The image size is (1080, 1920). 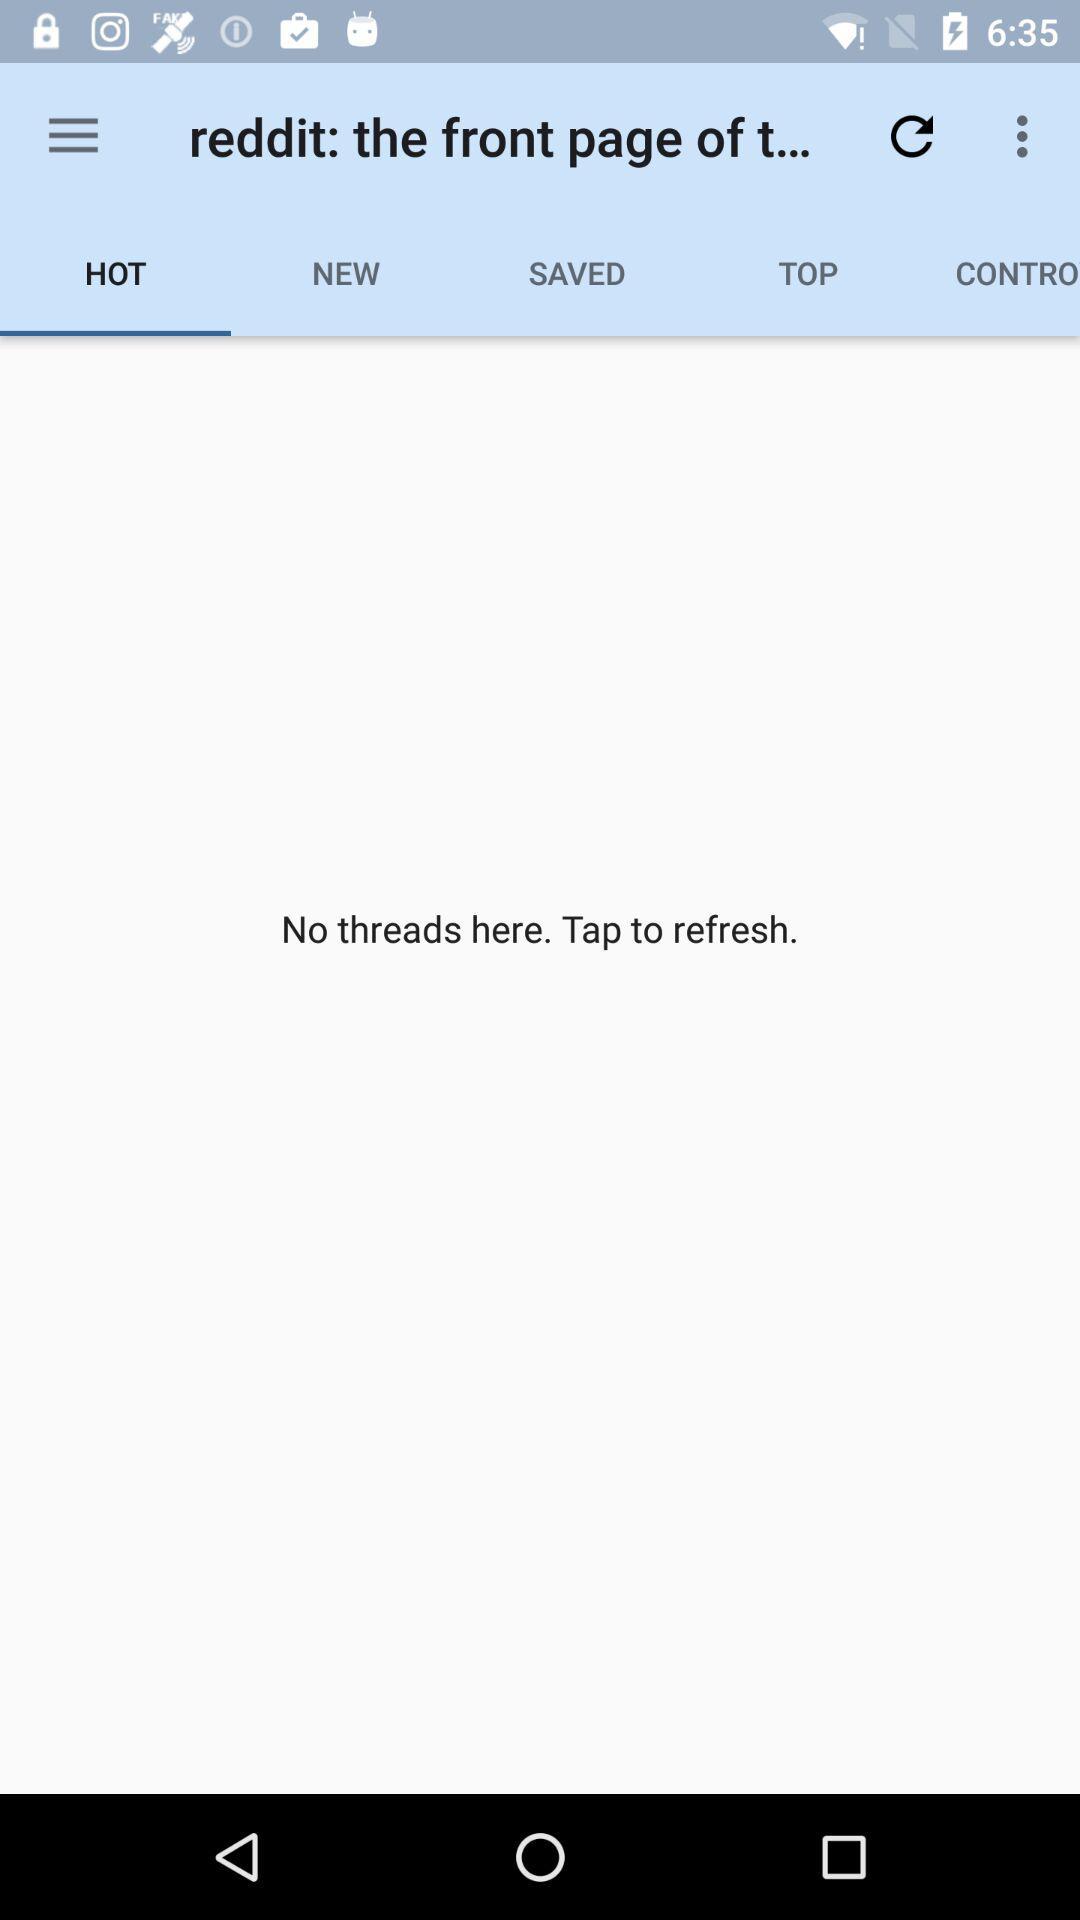 What do you see at coordinates (72, 135) in the screenshot?
I see `the item above the hot` at bounding box center [72, 135].